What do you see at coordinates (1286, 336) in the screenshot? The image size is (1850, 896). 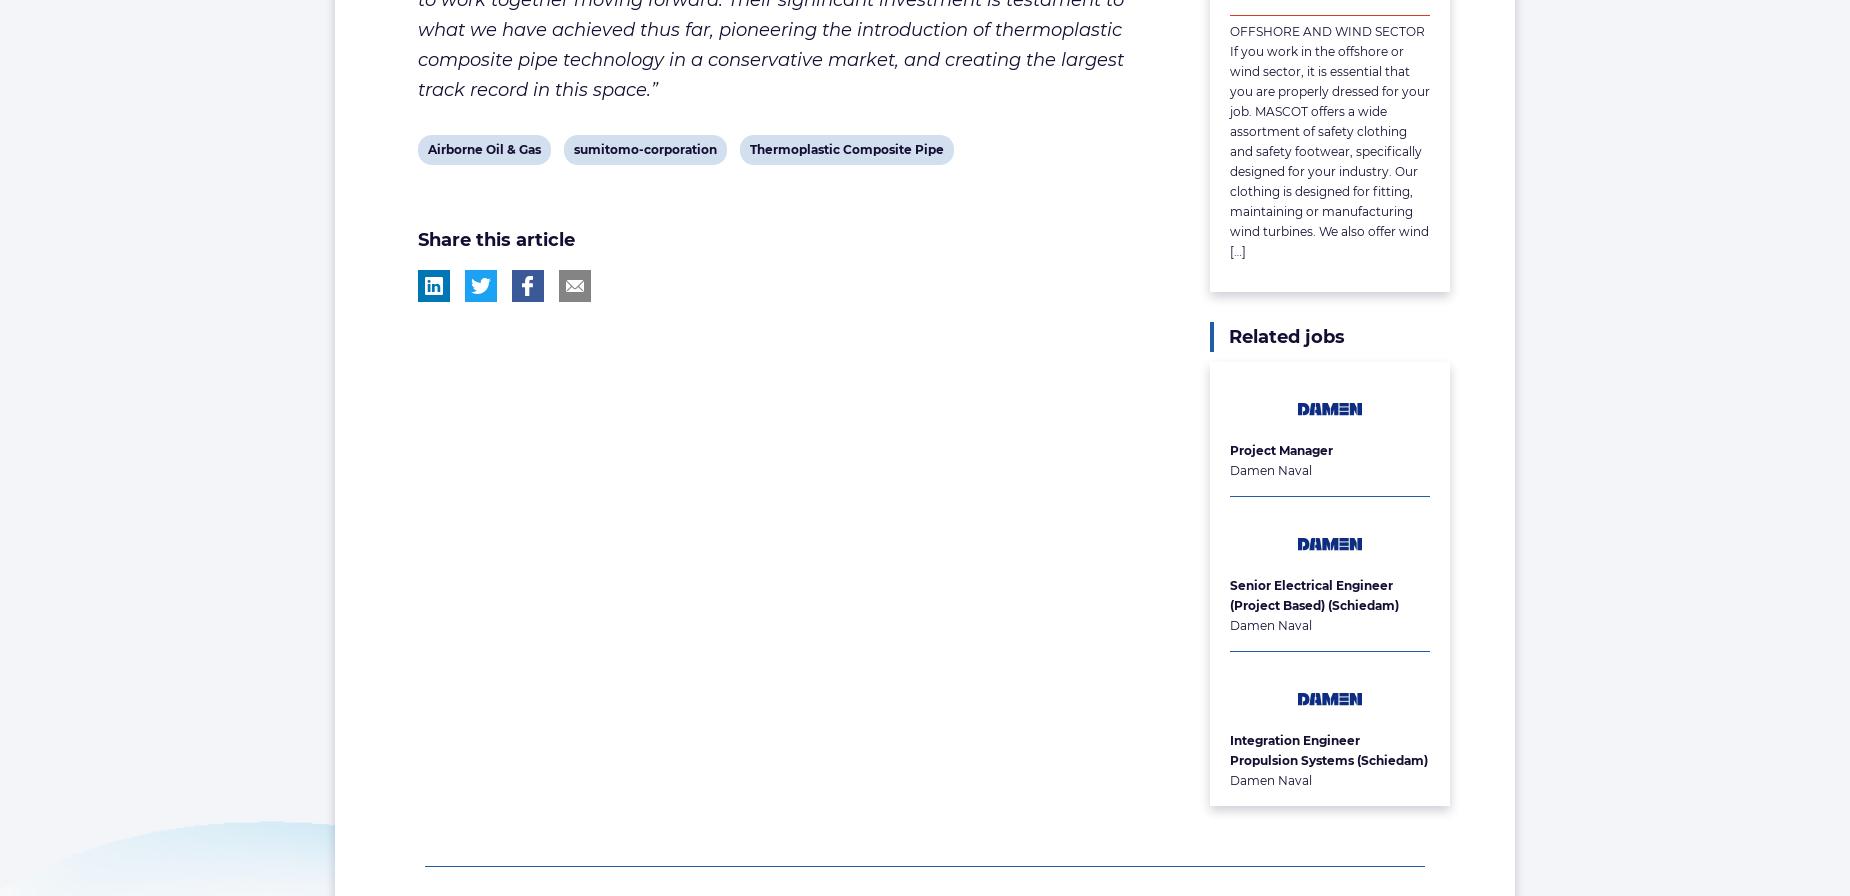 I see `'Related jobs'` at bounding box center [1286, 336].